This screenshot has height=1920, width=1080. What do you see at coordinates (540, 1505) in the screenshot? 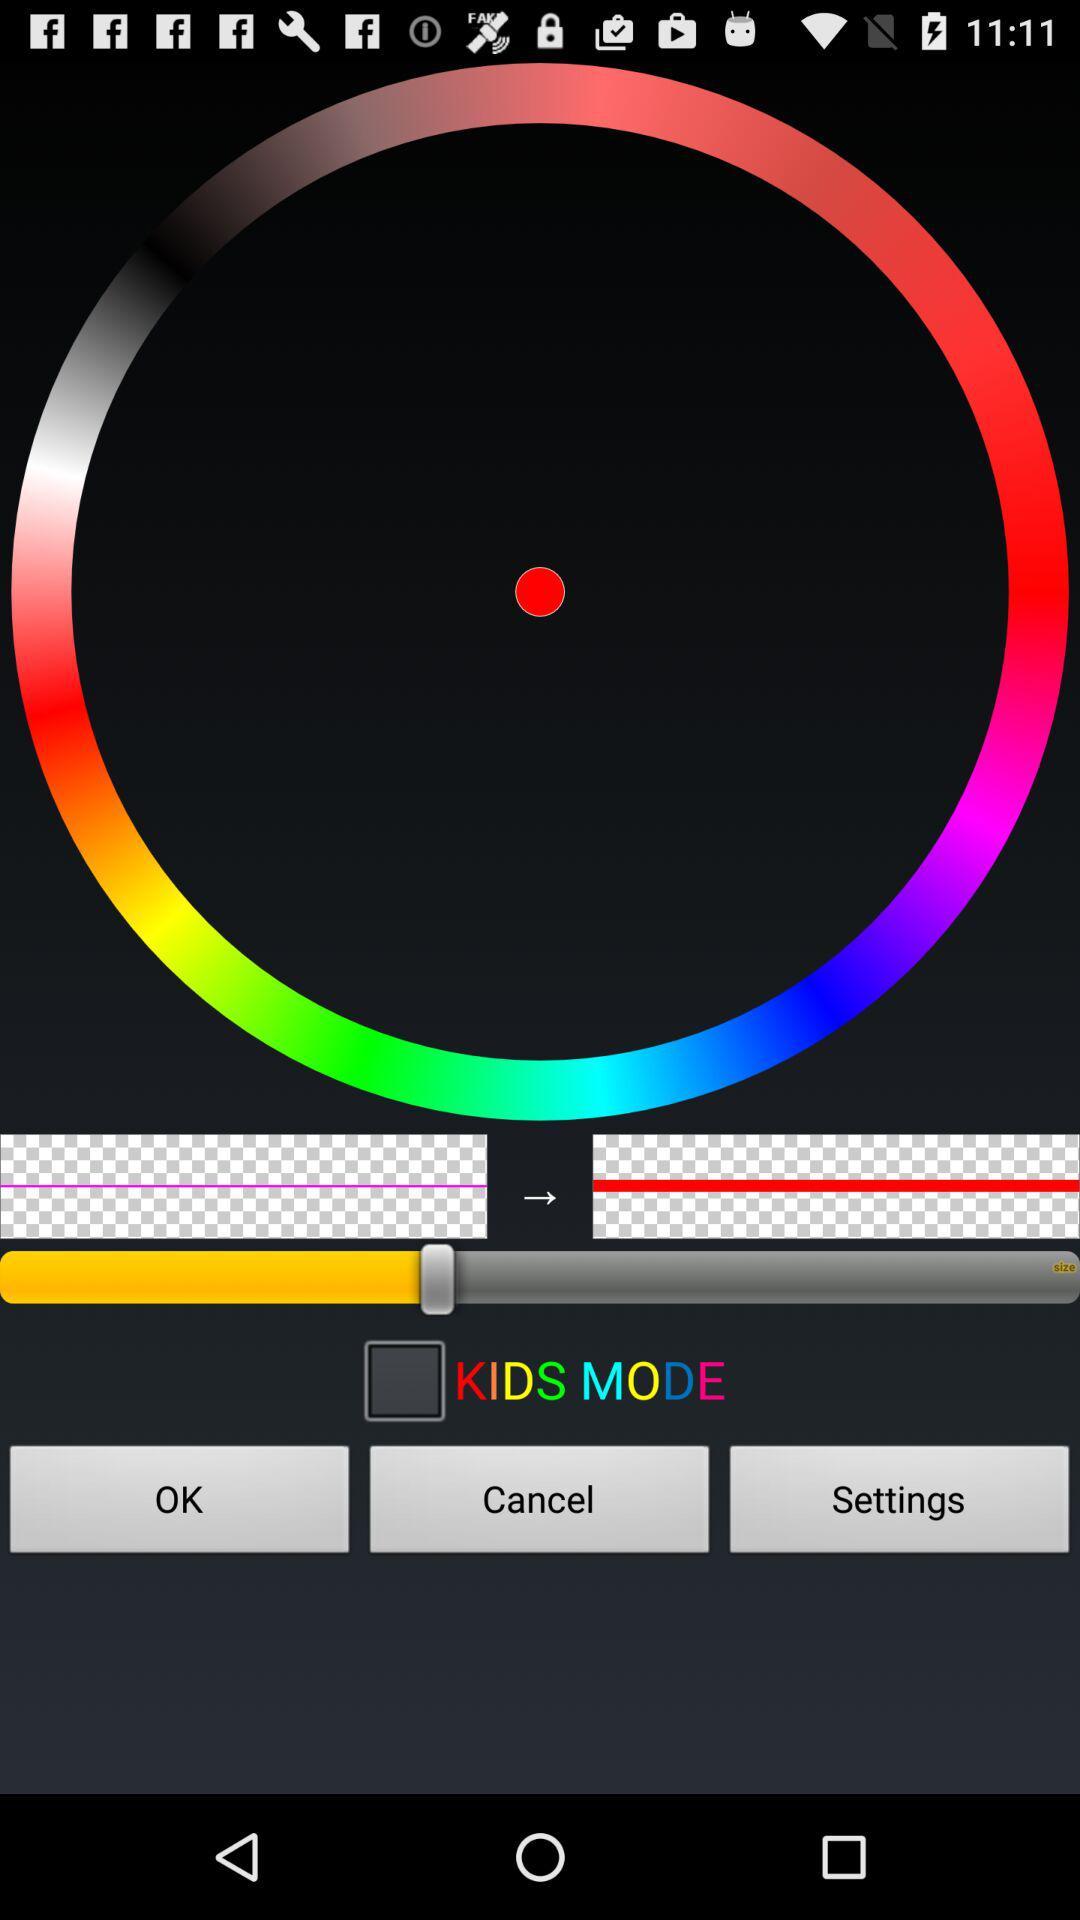
I see `the button next to the ok item` at bounding box center [540, 1505].